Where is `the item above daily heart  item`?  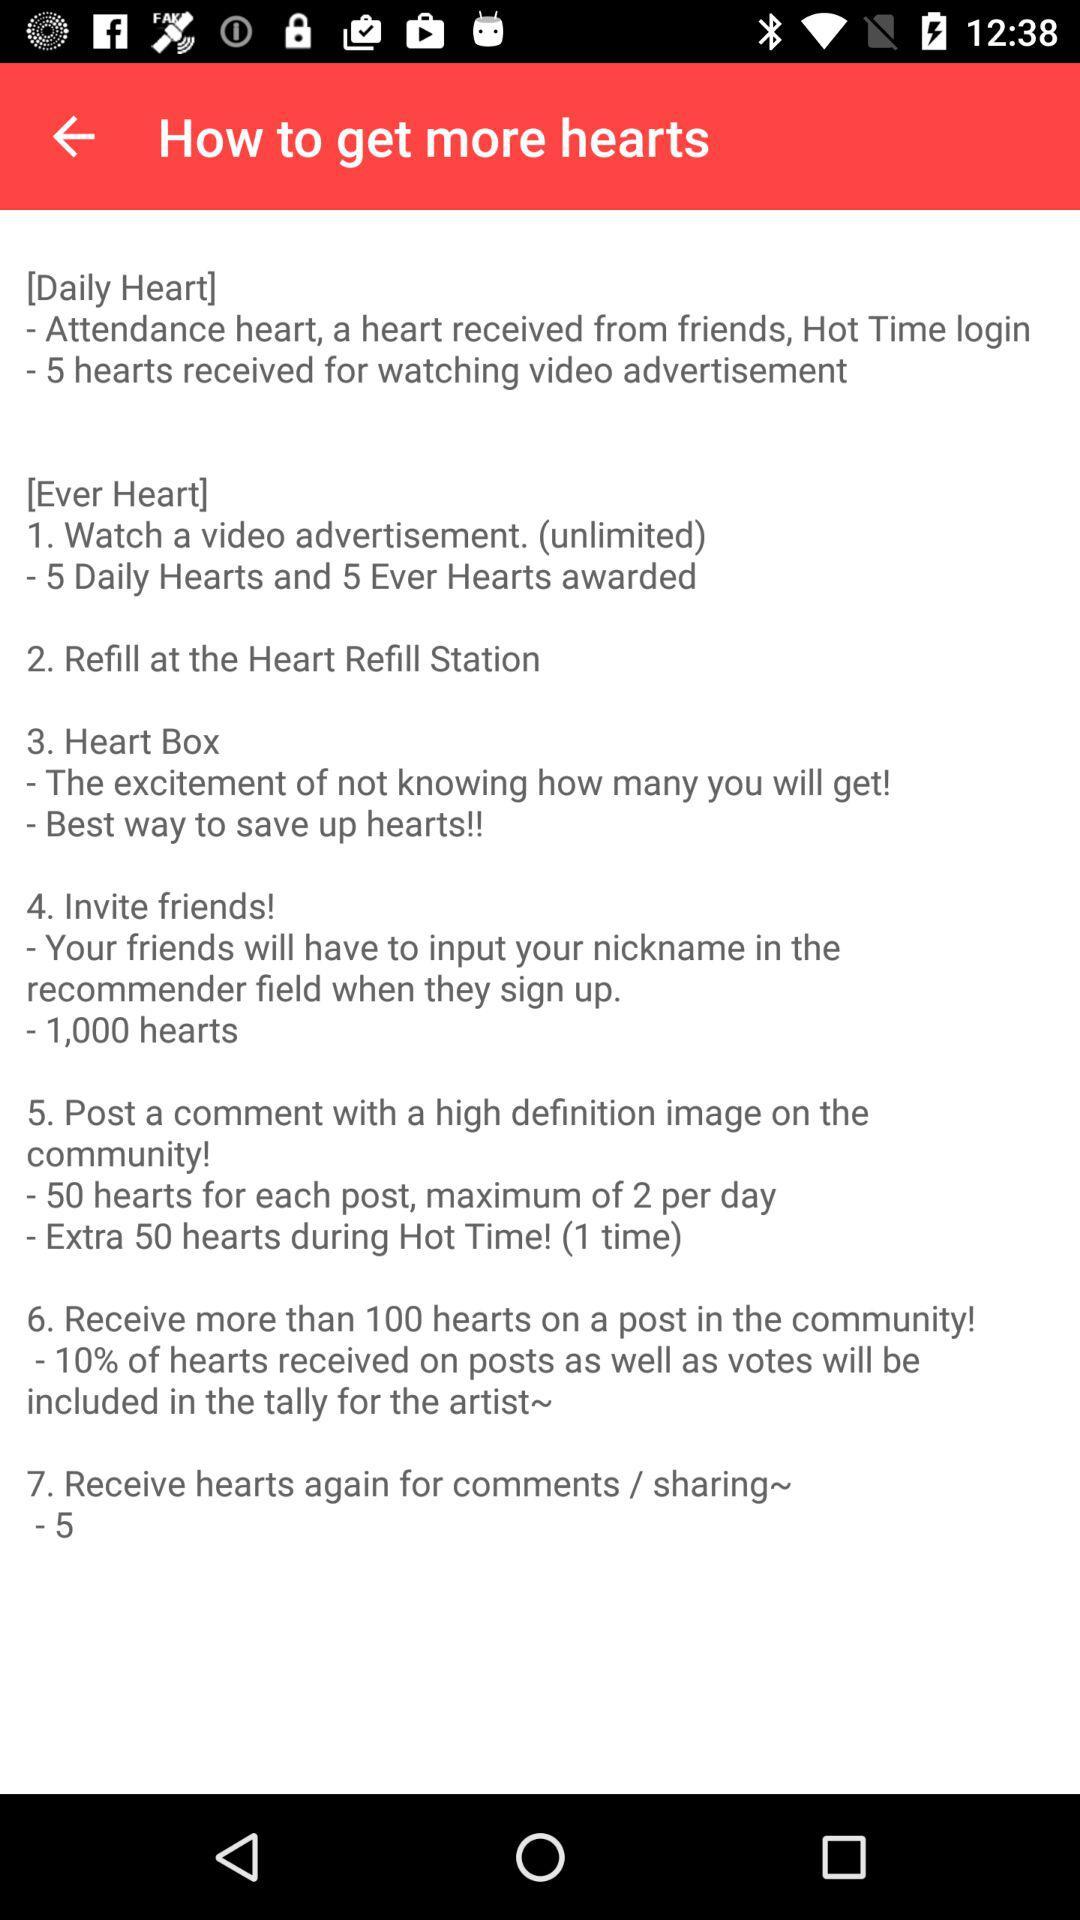
the item above daily heart  item is located at coordinates (72, 135).